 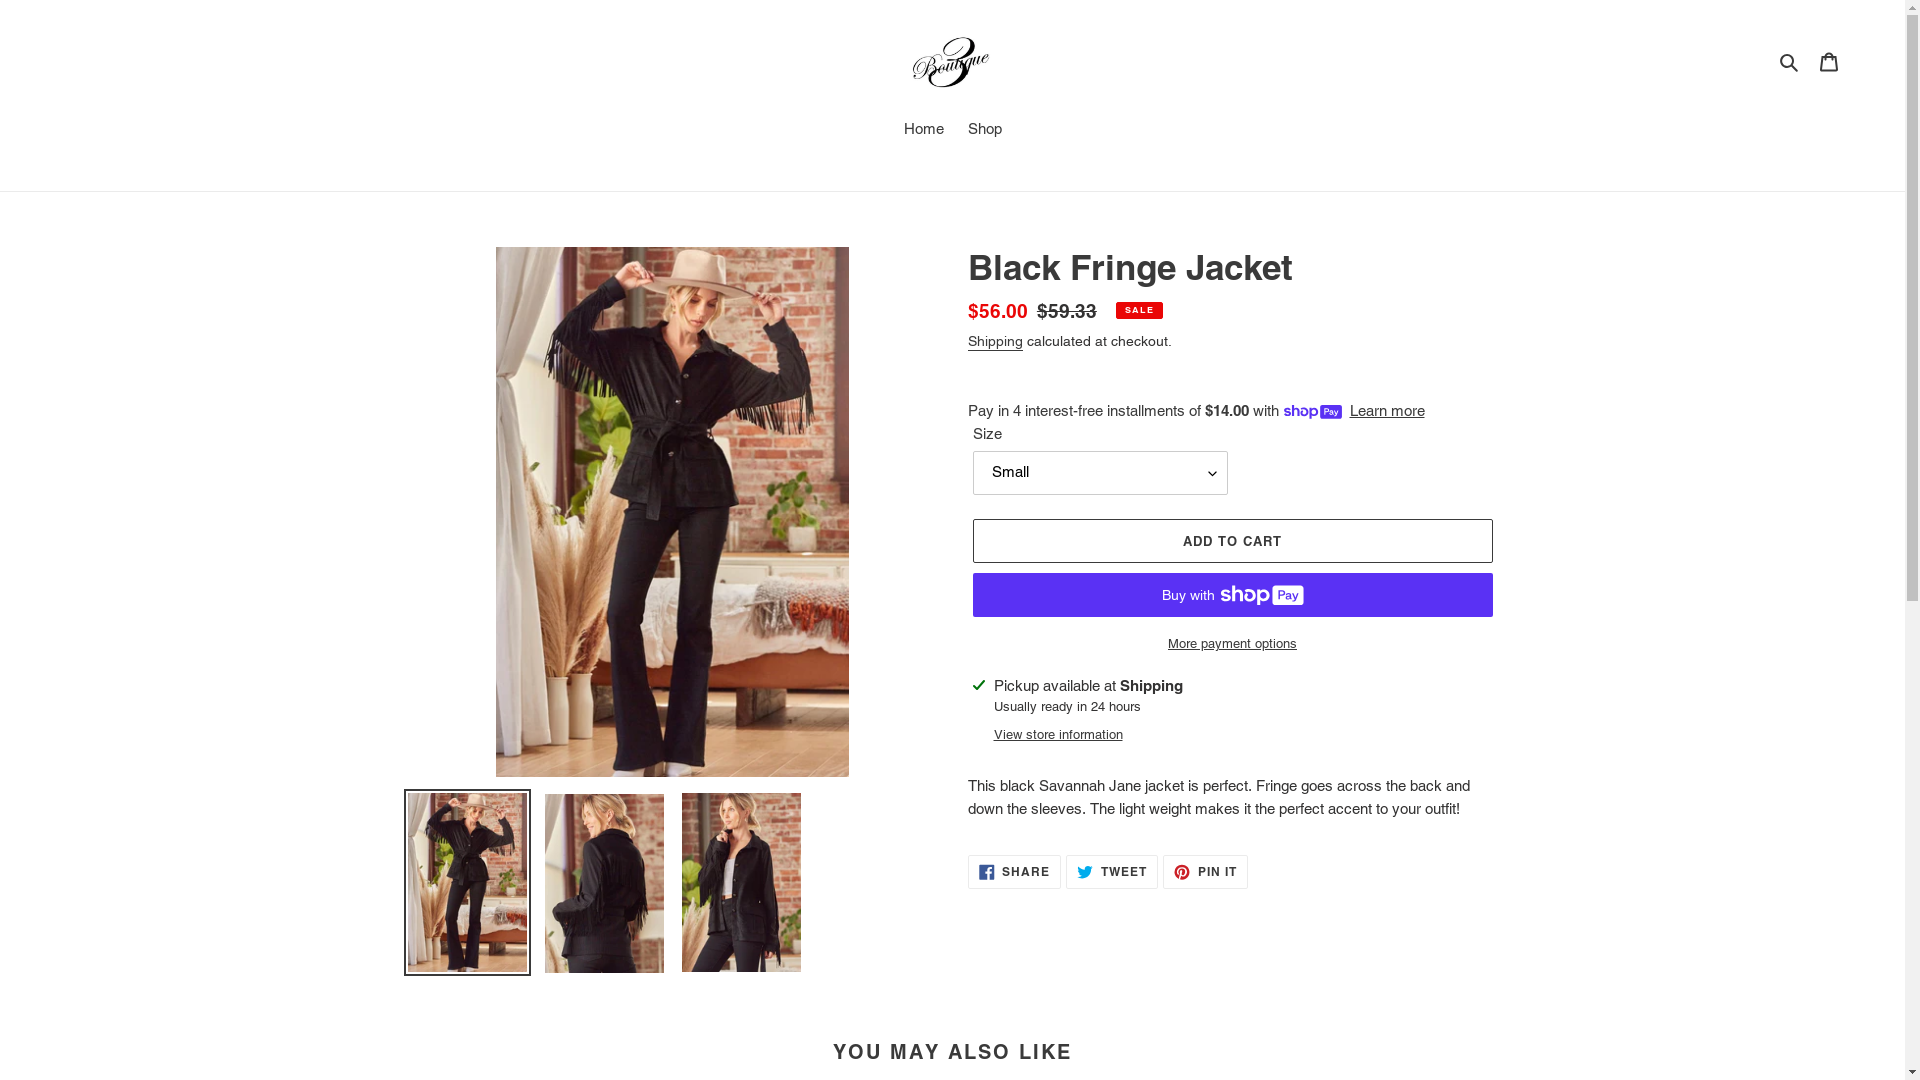 I want to click on 'Shipping', so click(x=968, y=341).